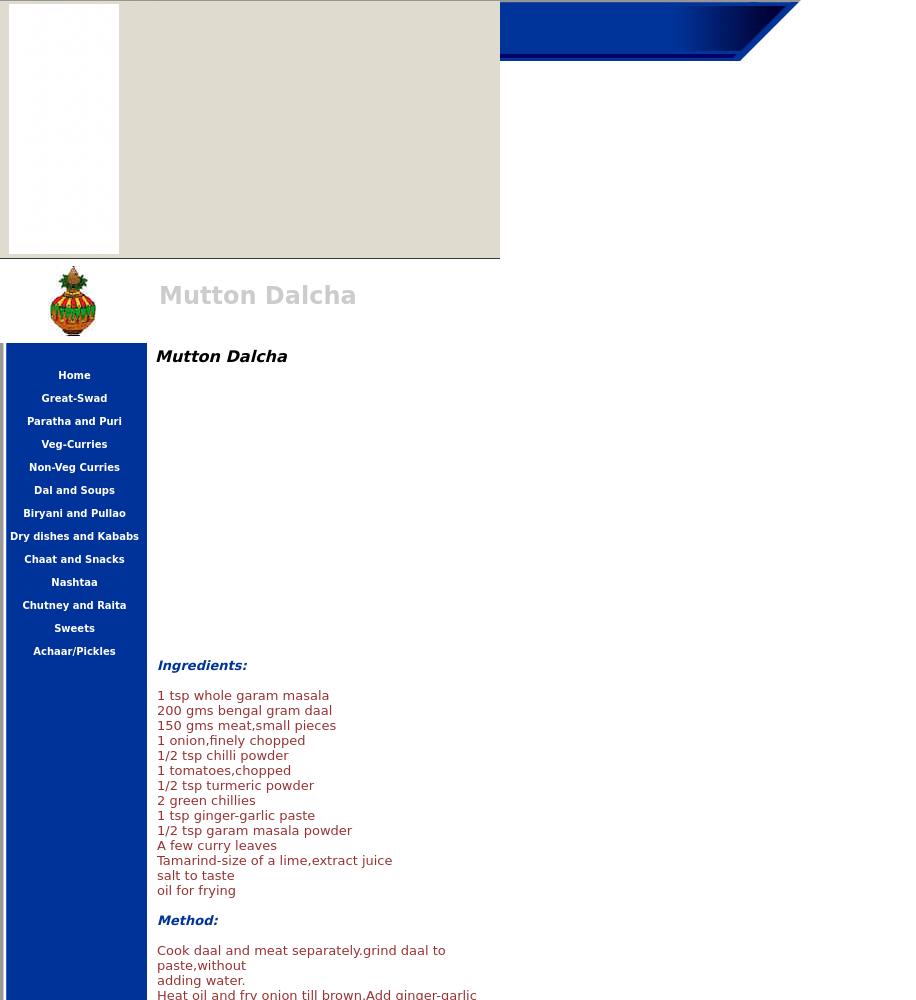  Describe the element at coordinates (222, 770) in the screenshot. I see `'1 tomatoes,chopped'` at that location.